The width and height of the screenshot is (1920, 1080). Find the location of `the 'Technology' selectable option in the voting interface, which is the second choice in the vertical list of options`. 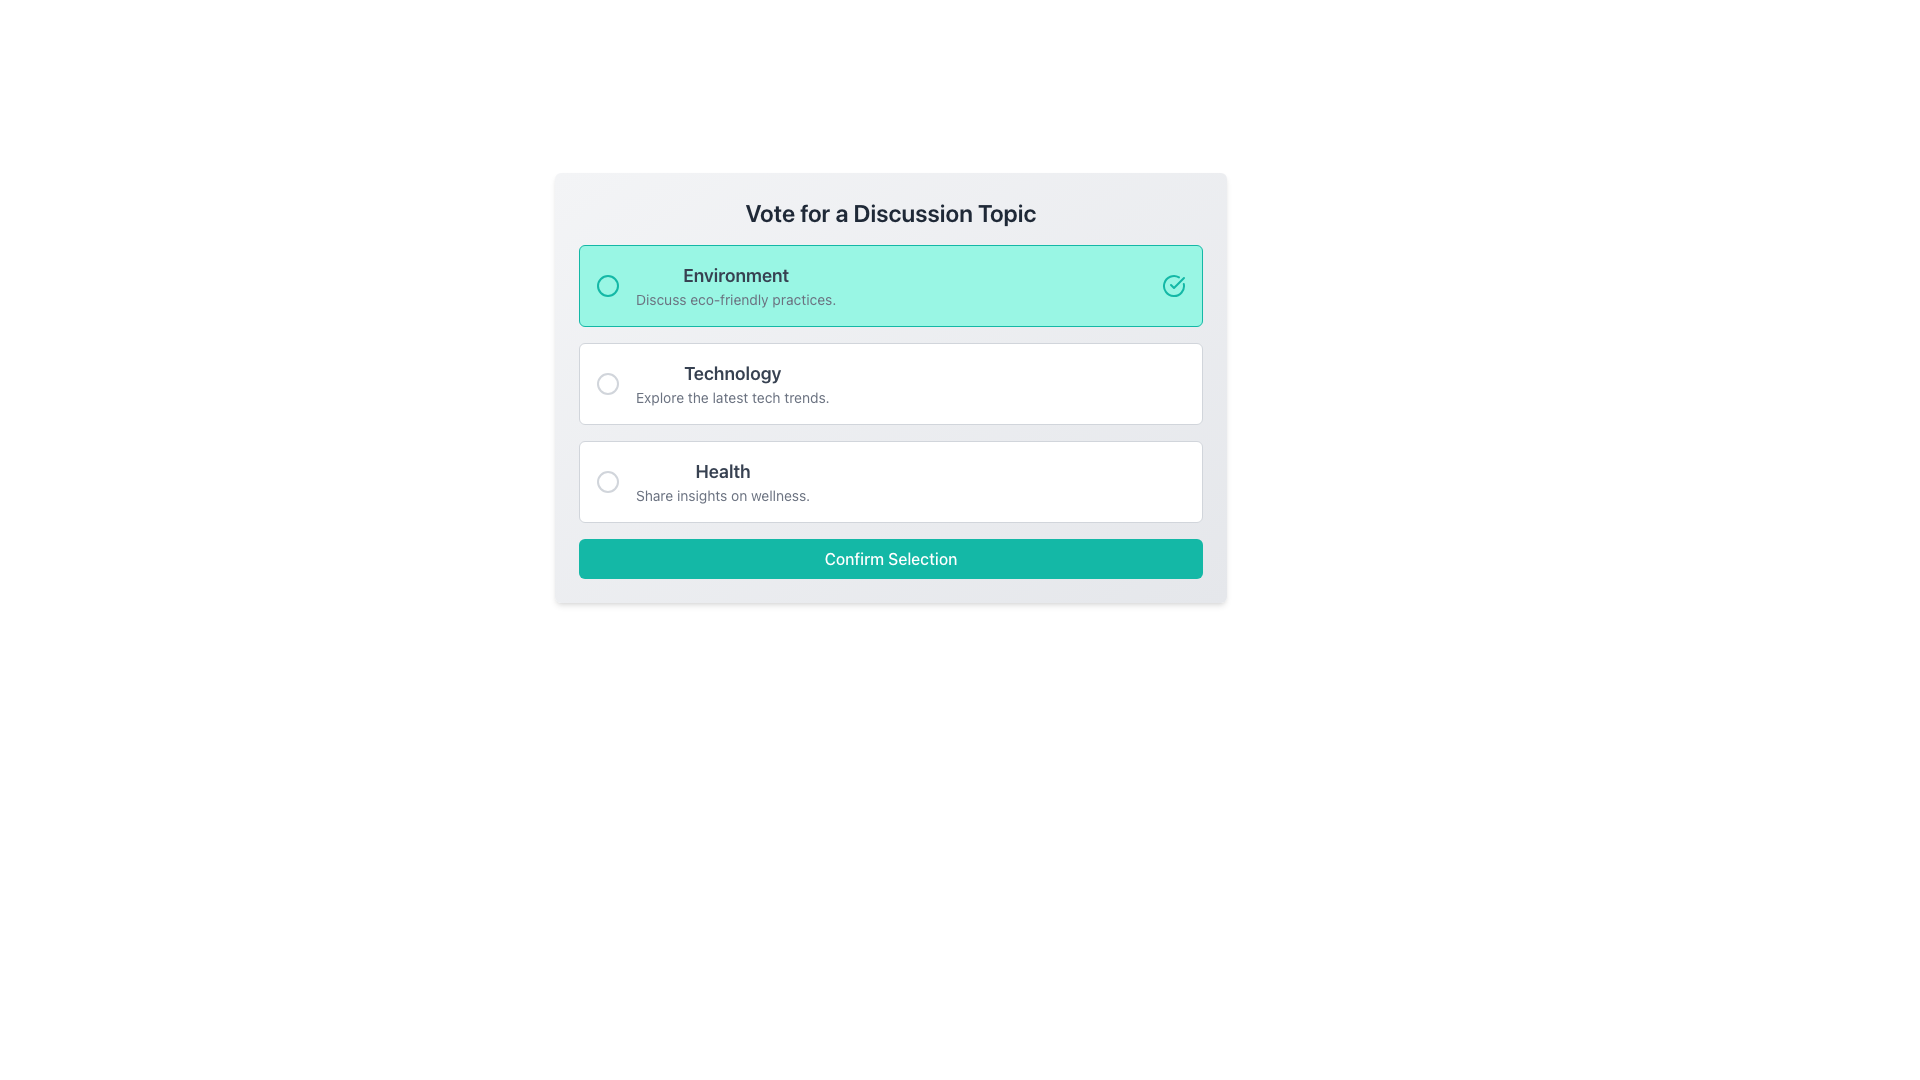

the 'Technology' selectable option in the voting interface, which is the second choice in the vertical list of options is located at coordinates (731, 384).